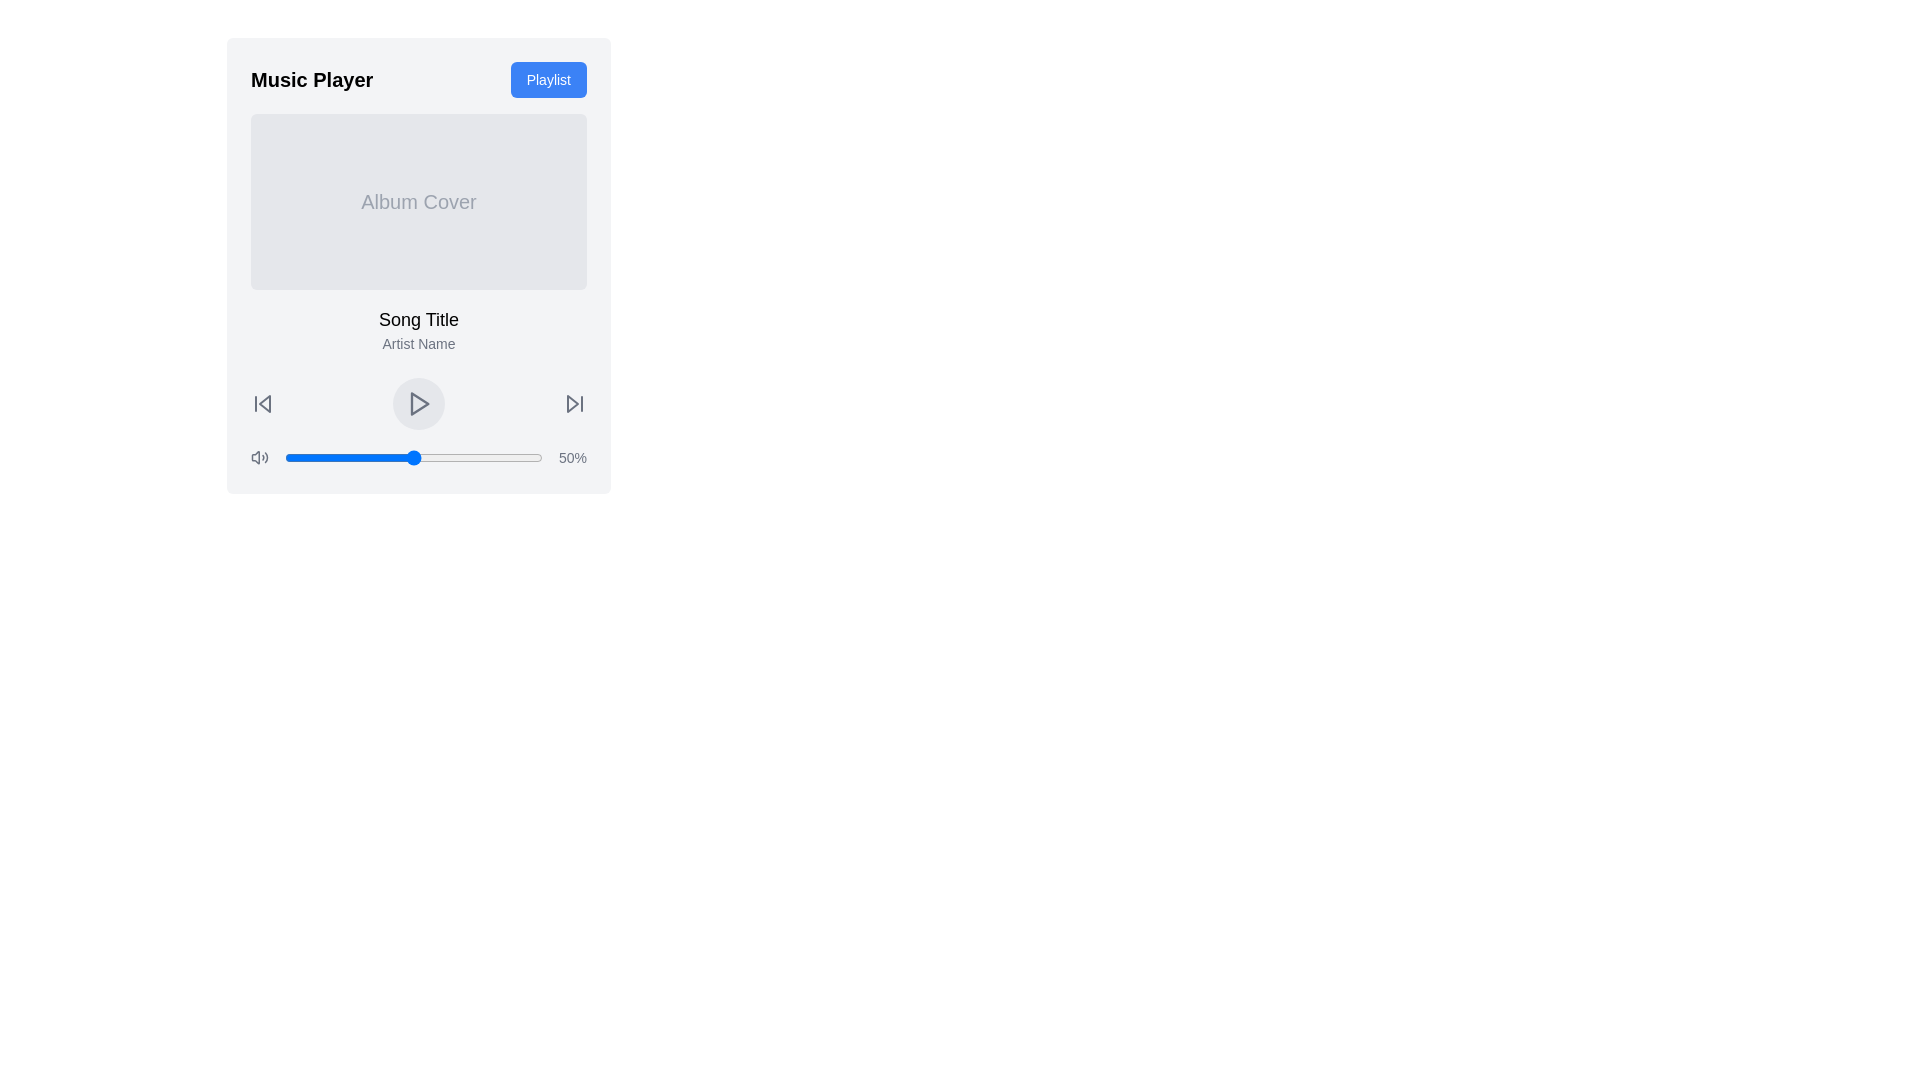 The width and height of the screenshot is (1920, 1080). What do you see at coordinates (547, 79) in the screenshot?
I see `the 'Playlist' button located in the top-right corner of the interface` at bounding box center [547, 79].